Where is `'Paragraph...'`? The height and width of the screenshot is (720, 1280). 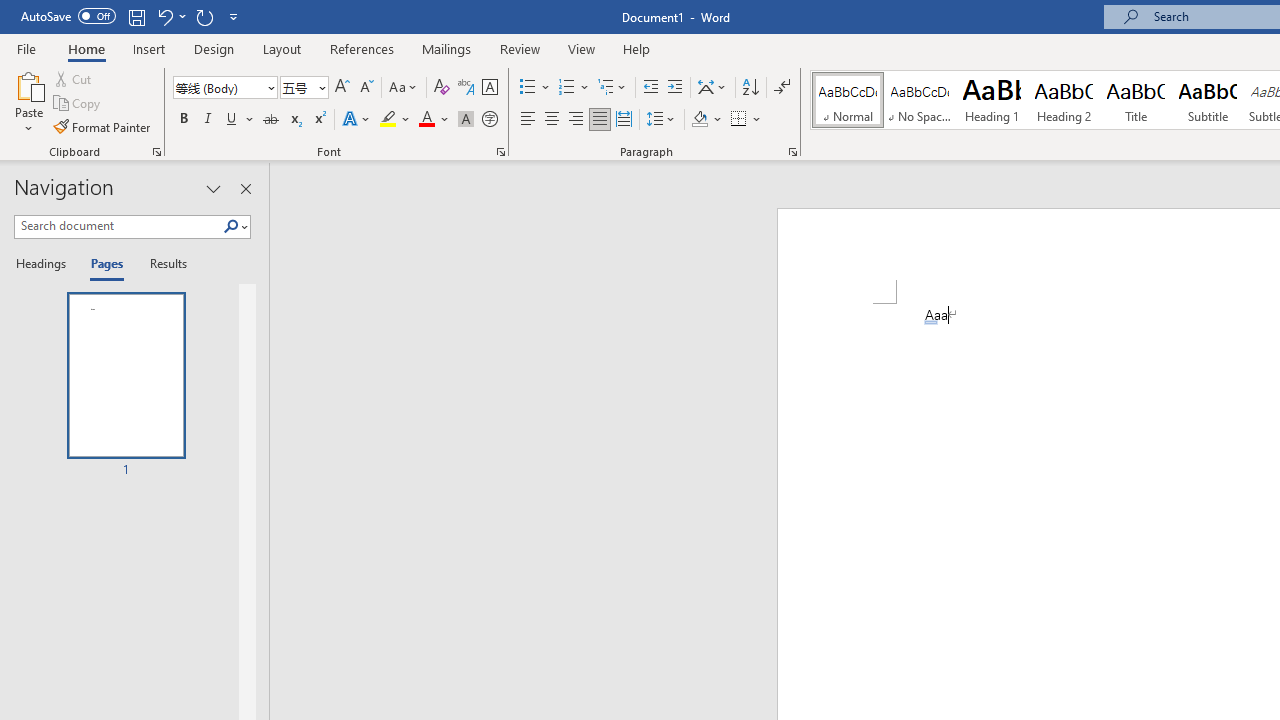
'Paragraph...' is located at coordinates (791, 150).